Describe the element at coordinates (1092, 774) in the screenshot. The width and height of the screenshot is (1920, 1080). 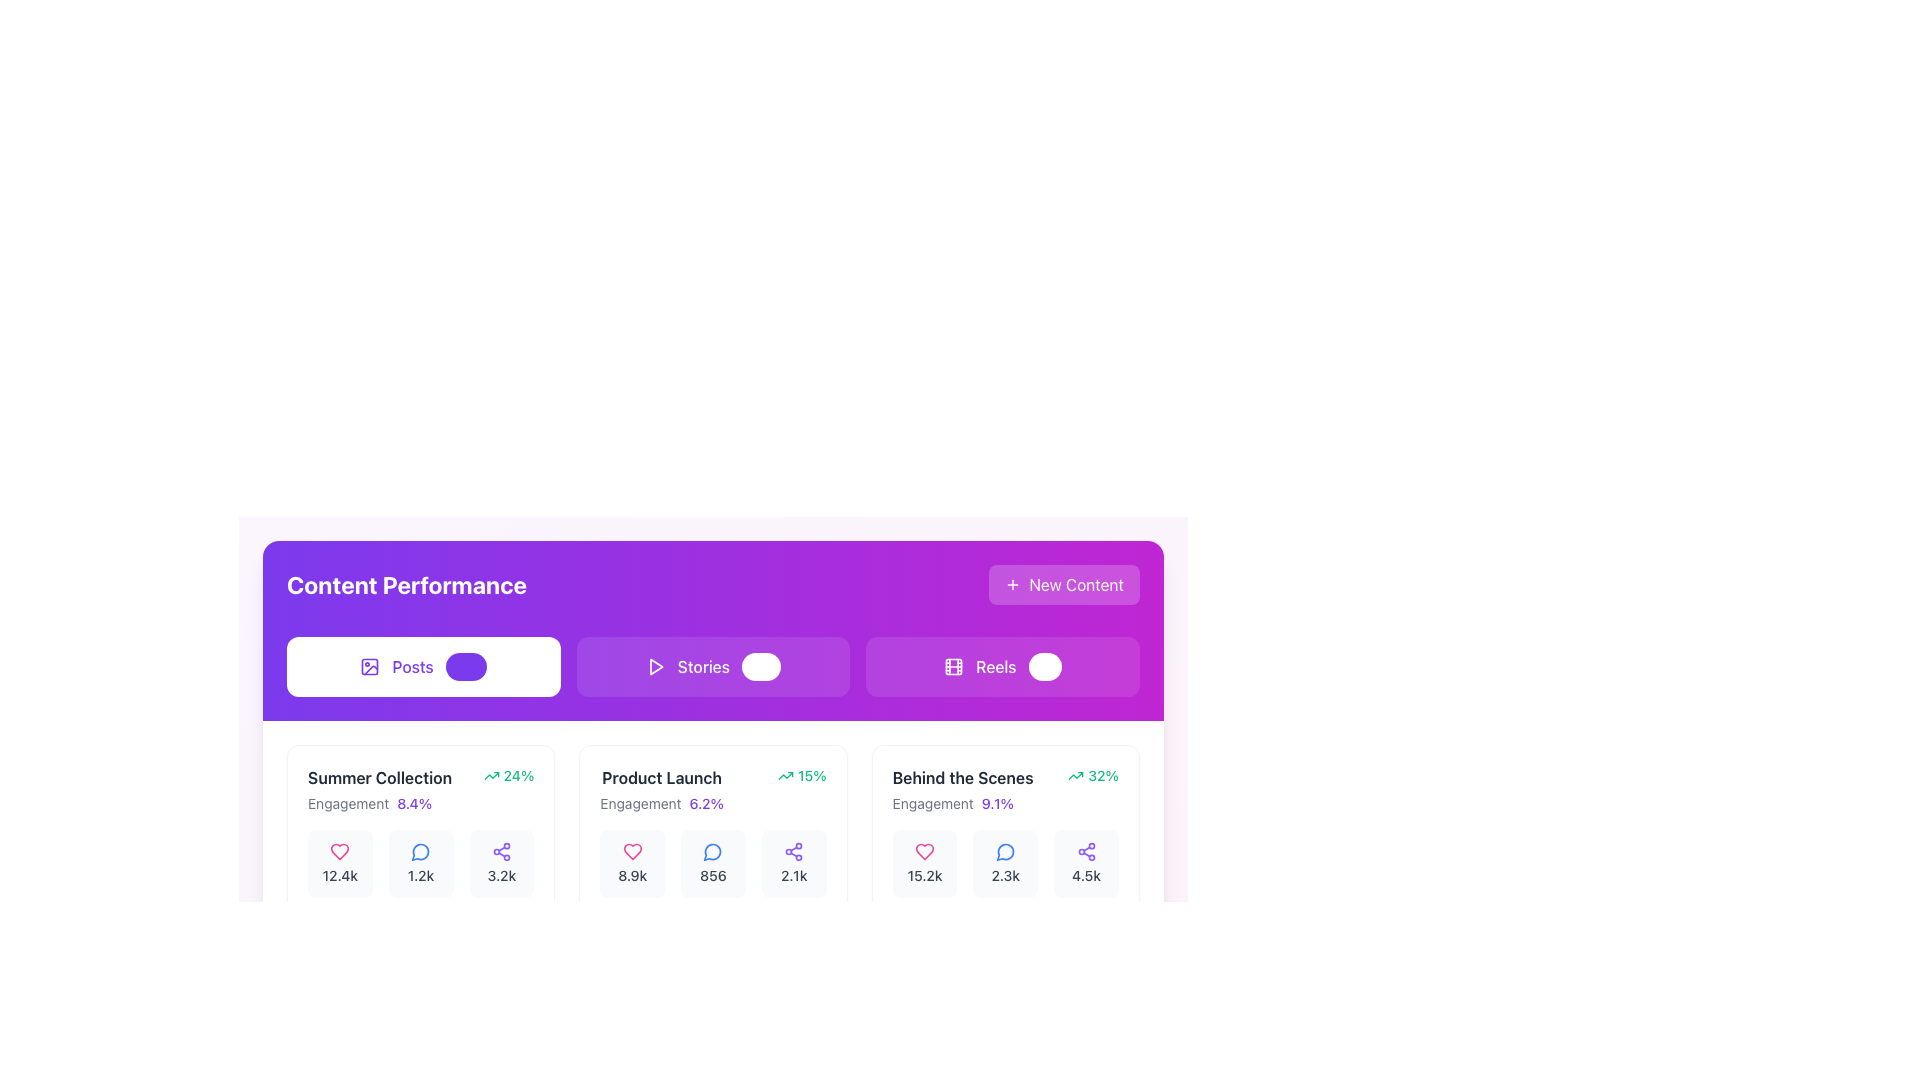
I see `the text and icon of the Statistical Indicator with Icon displaying engagement improvement percentage for 'Behind the Scenes' content, located in the bottom-right corner of the card` at that location.